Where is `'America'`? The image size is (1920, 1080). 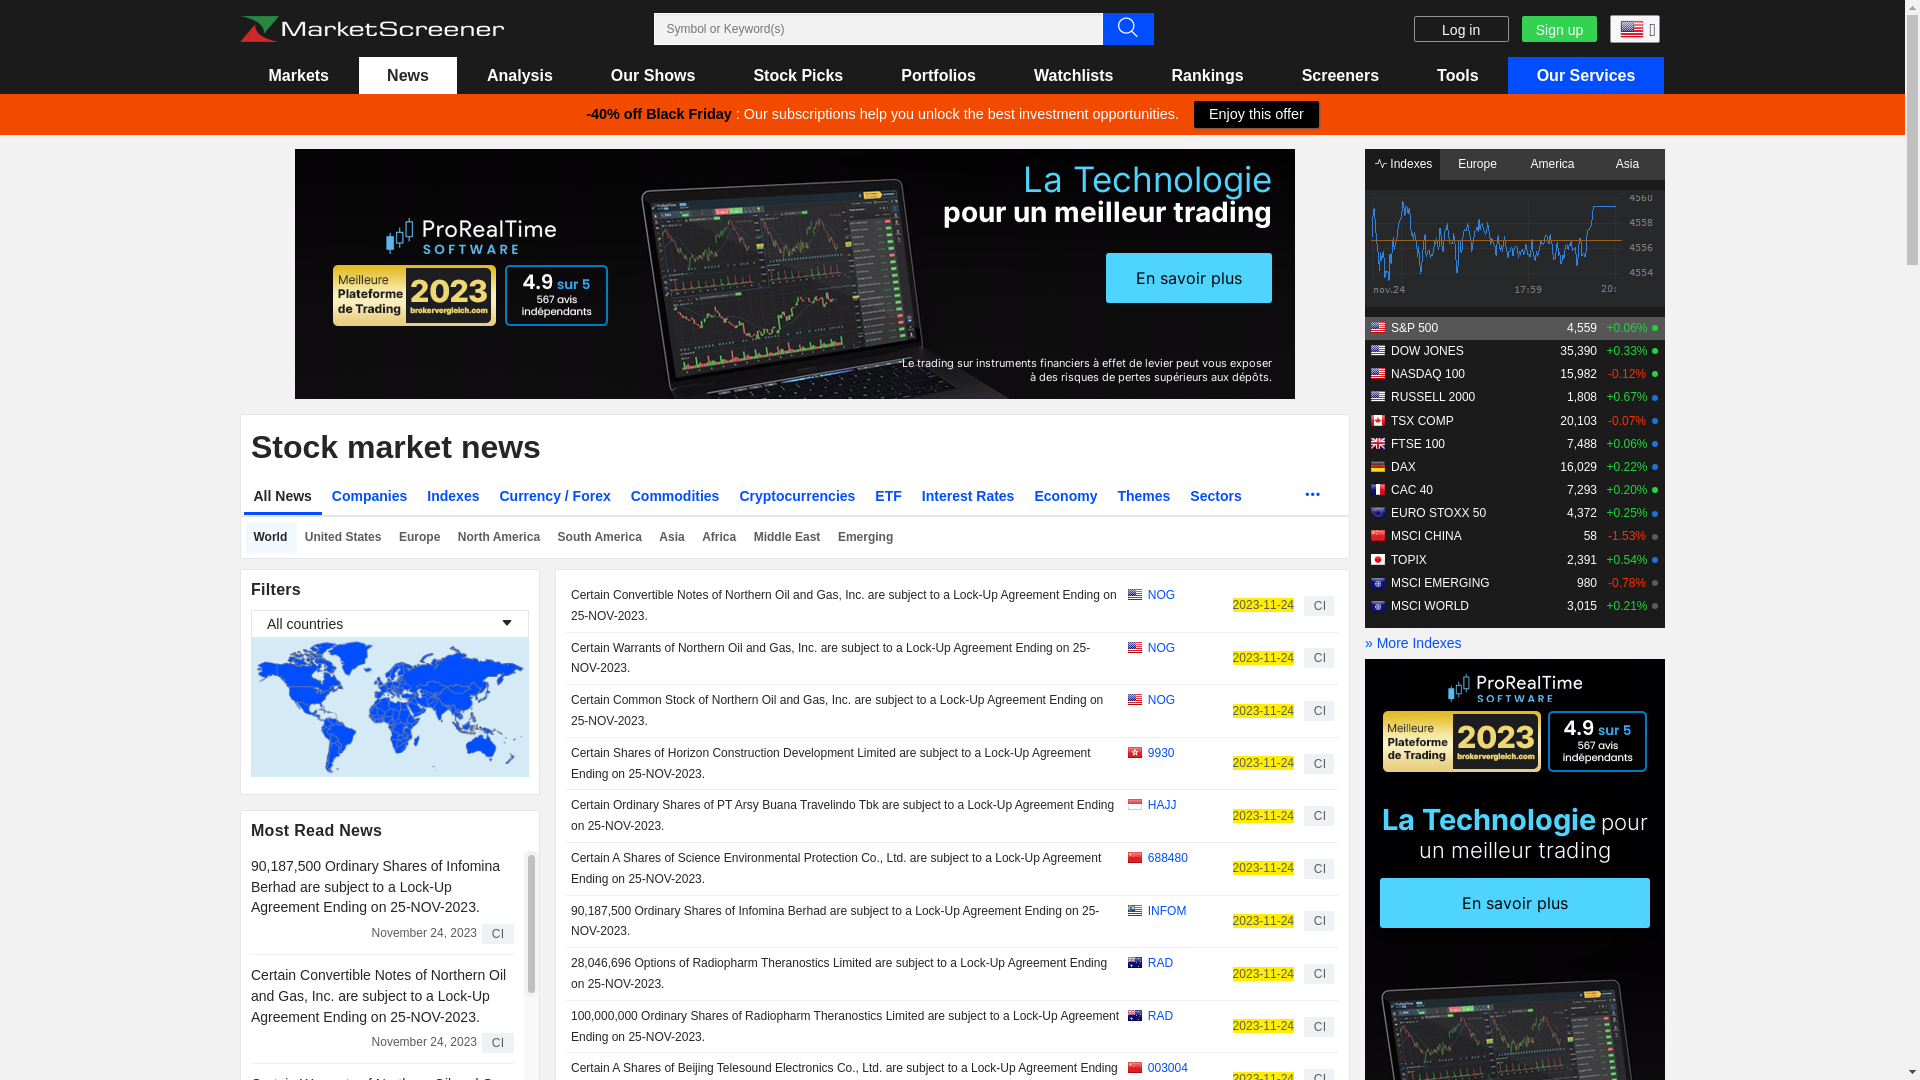 'America' is located at coordinates (1551, 163).